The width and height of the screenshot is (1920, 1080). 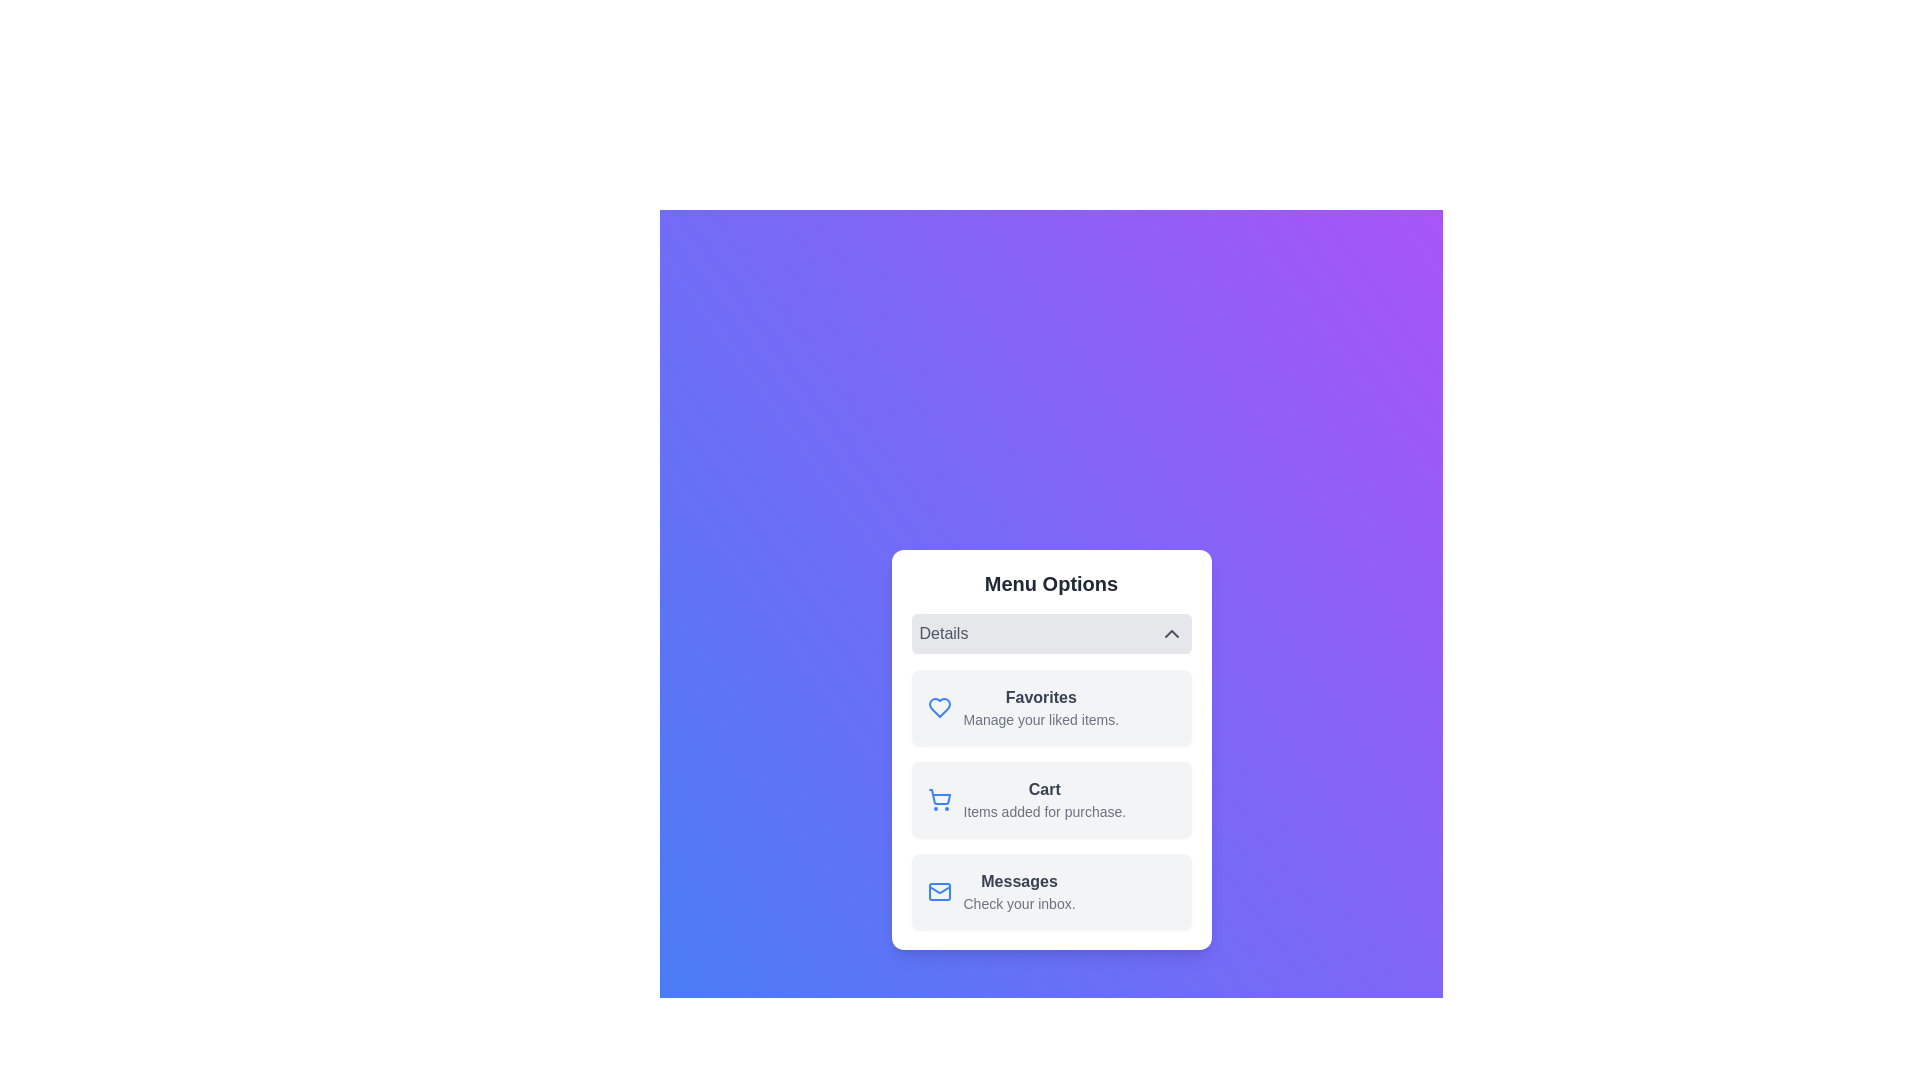 I want to click on the menu item labeled Favorites, so click(x=1050, y=707).